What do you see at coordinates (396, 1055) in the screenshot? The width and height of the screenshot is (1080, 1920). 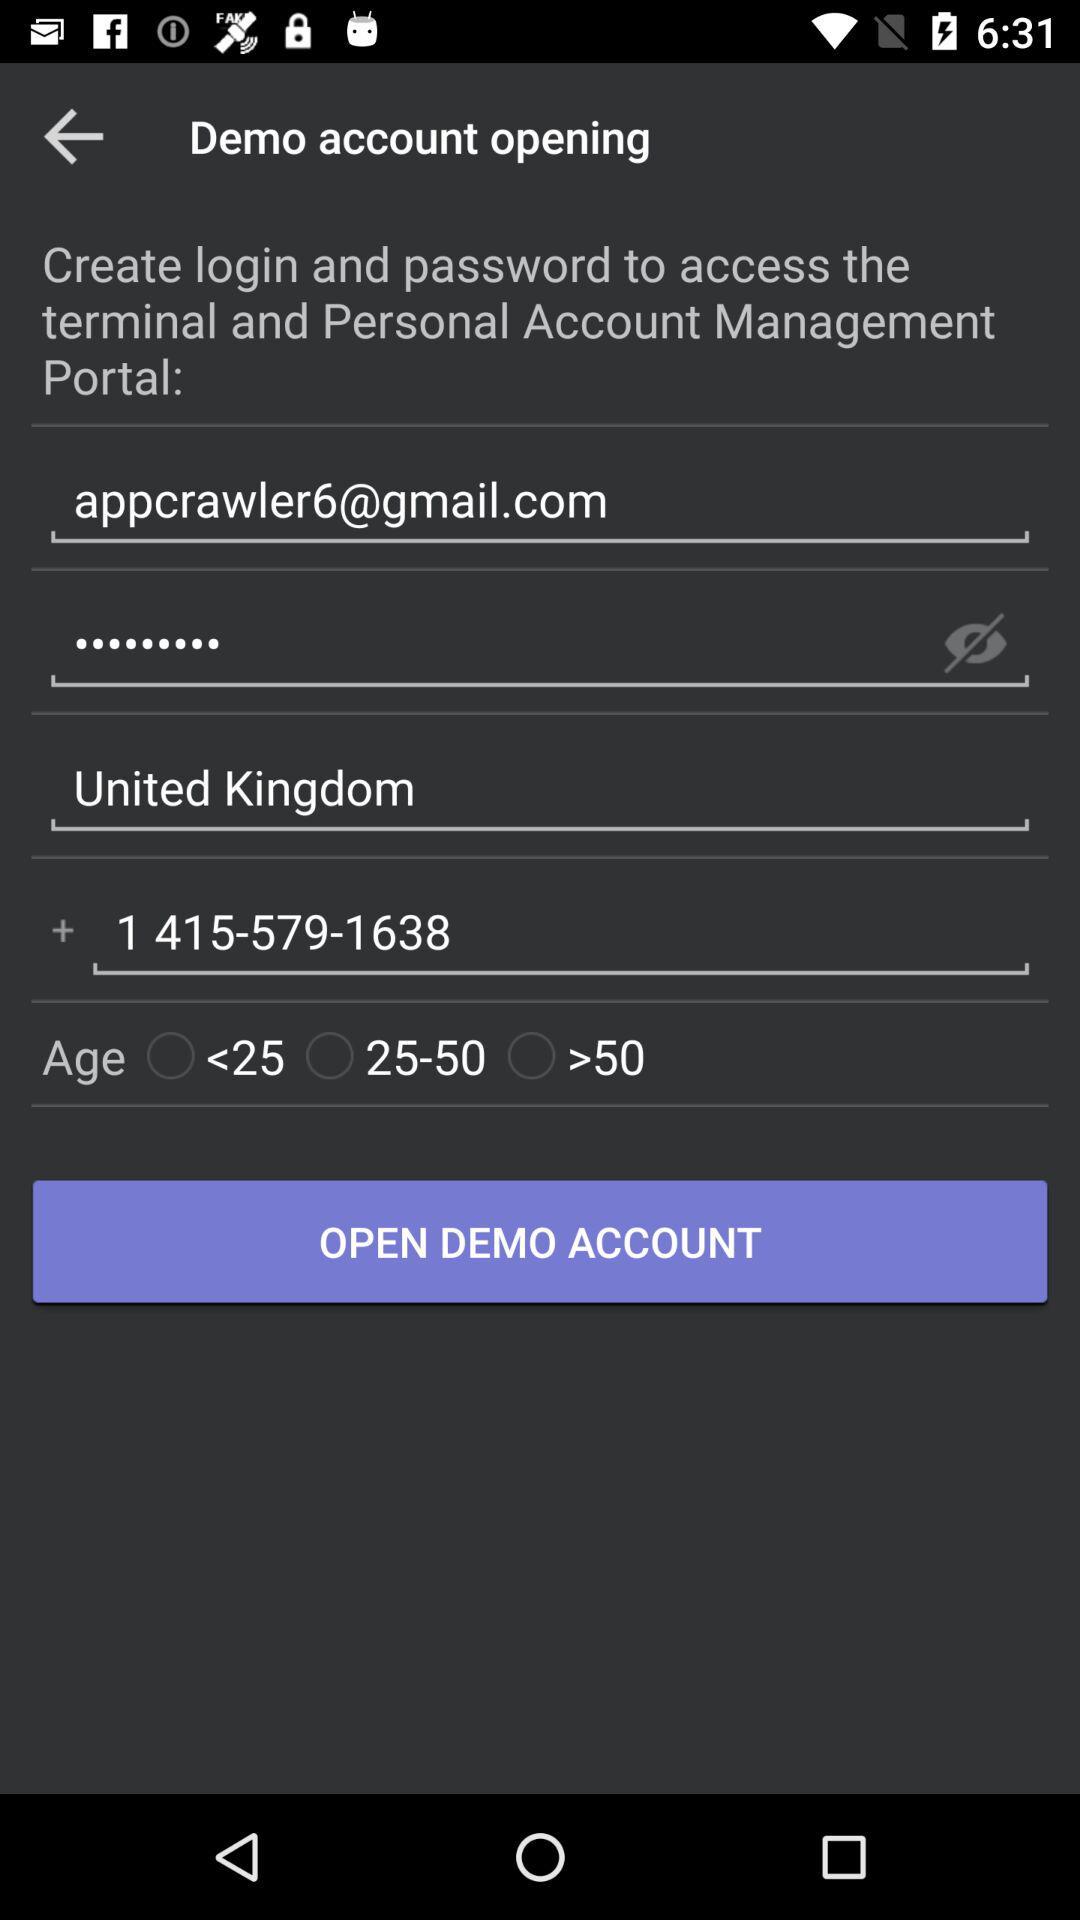 I see `item next to <25 icon` at bounding box center [396, 1055].